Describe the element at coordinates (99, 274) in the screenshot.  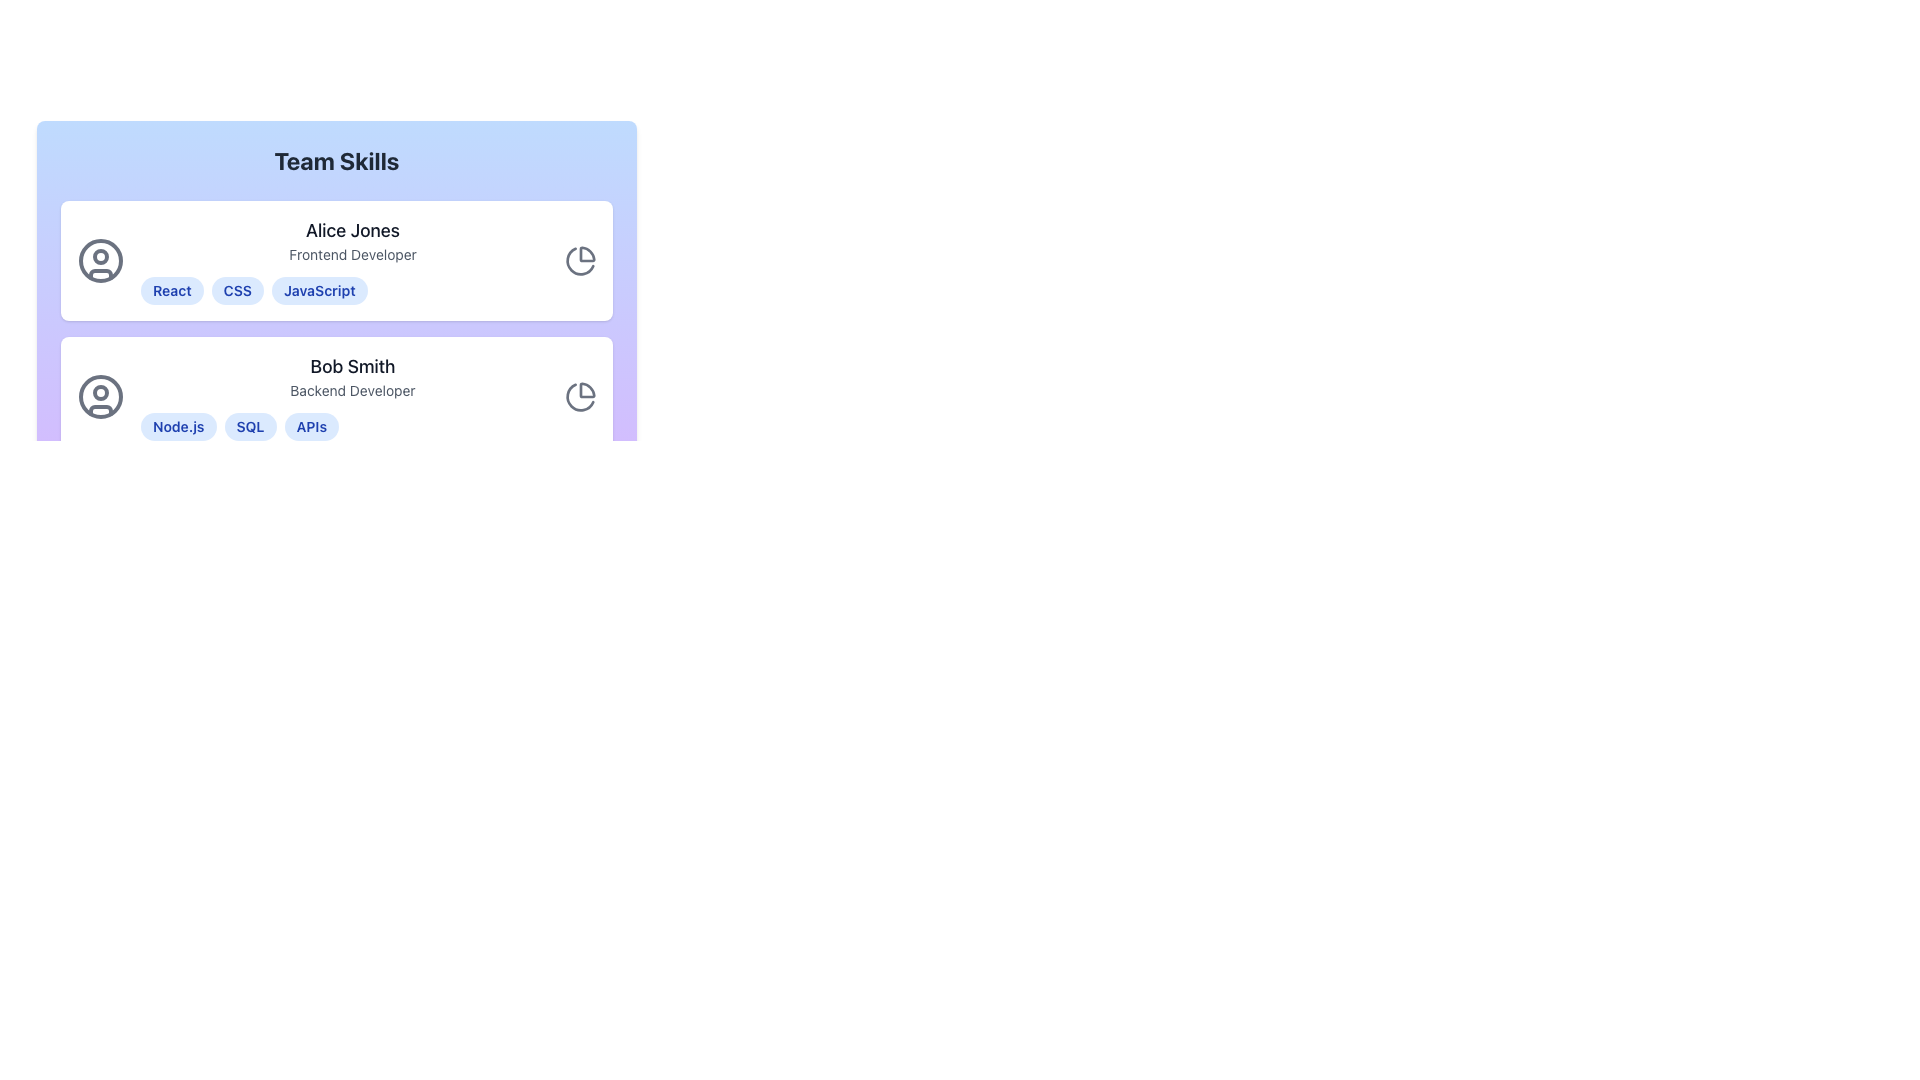
I see `the lower part of the user profile icon representing Alice Jones, specifically the curved line forming the shoulders and neck of the person` at that location.